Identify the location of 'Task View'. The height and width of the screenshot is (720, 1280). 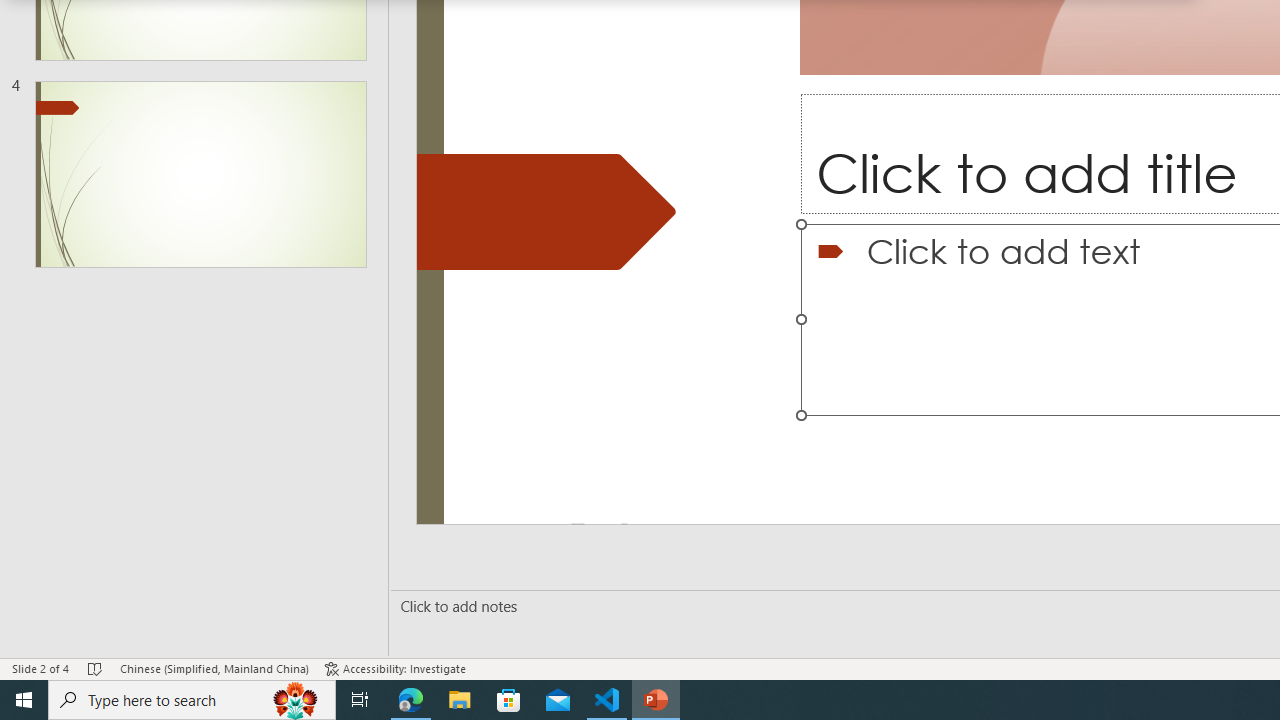
(359, 698).